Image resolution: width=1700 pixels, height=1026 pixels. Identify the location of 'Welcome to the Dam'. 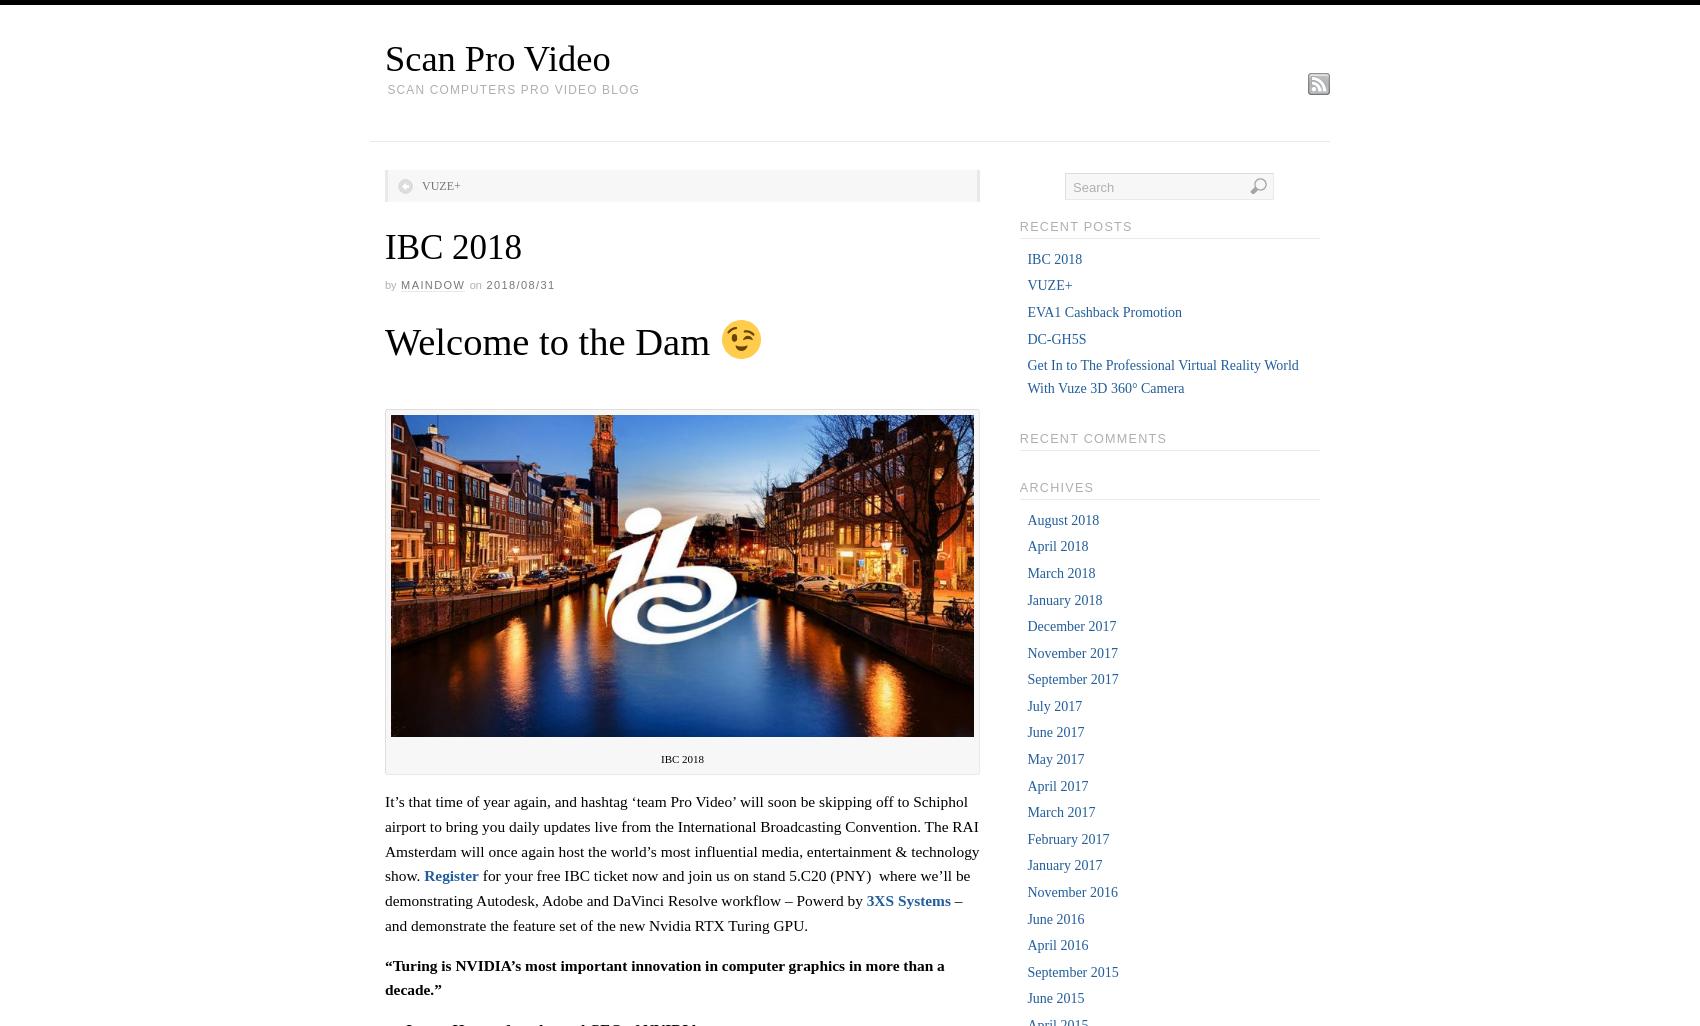
(550, 341).